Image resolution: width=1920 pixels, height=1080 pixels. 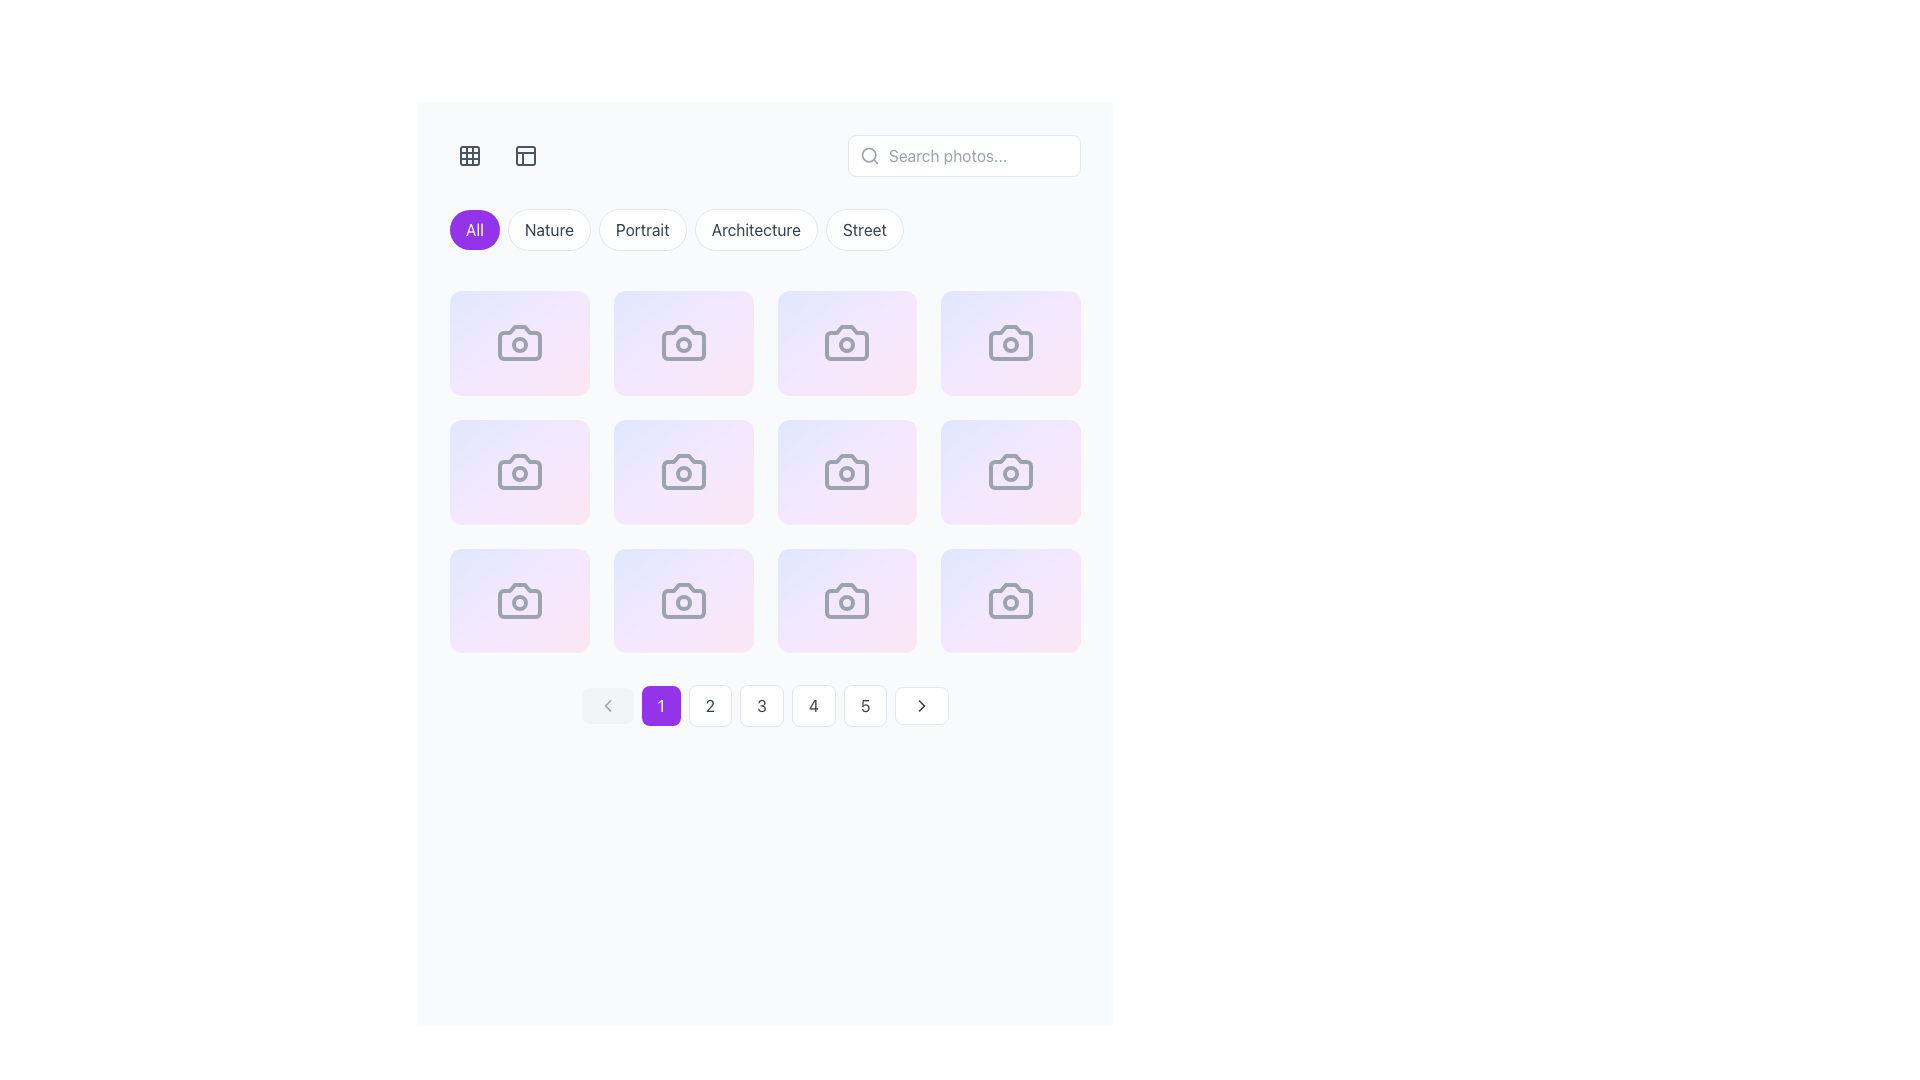 What do you see at coordinates (683, 491) in the screenshot?
I see `the icon in the horizontal action button group located within the 'Photograph #6' card, positioned below 'Category: all'` at bounding box center [683, 491].